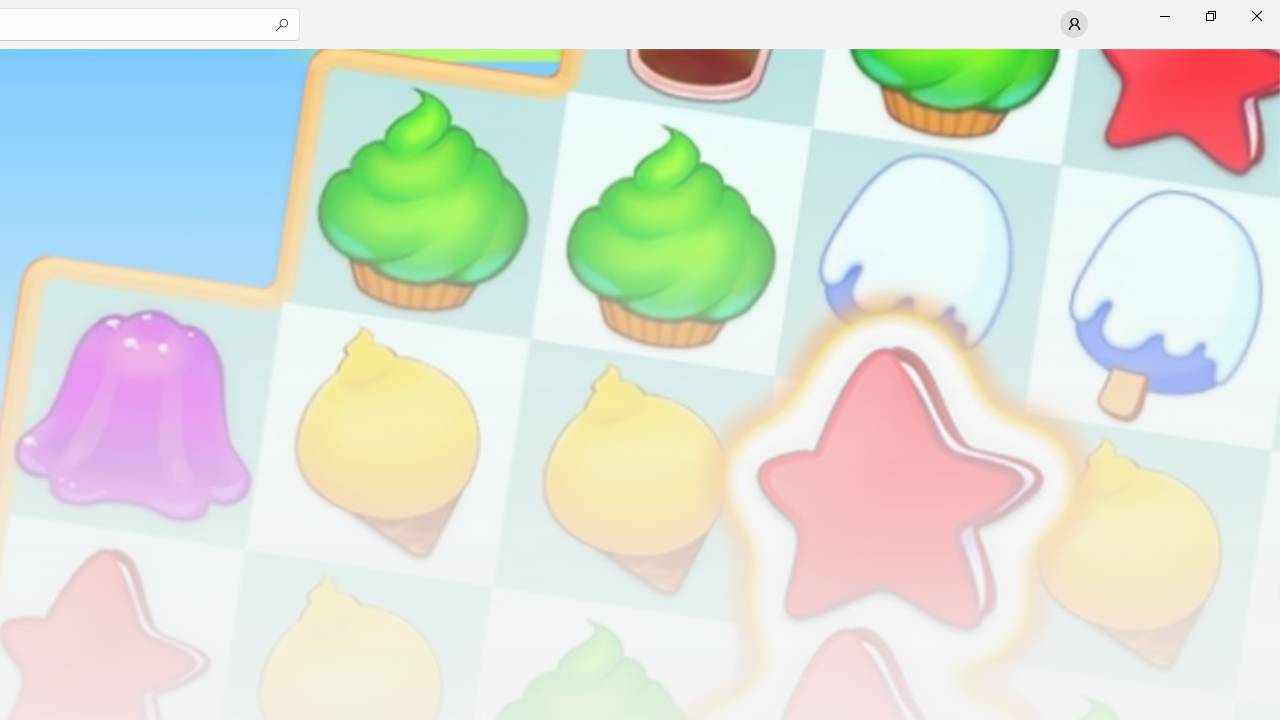 This screenshot has height=720, width=1280. I want to click on 'Restore Microsoft Store', so click(1209, 15).